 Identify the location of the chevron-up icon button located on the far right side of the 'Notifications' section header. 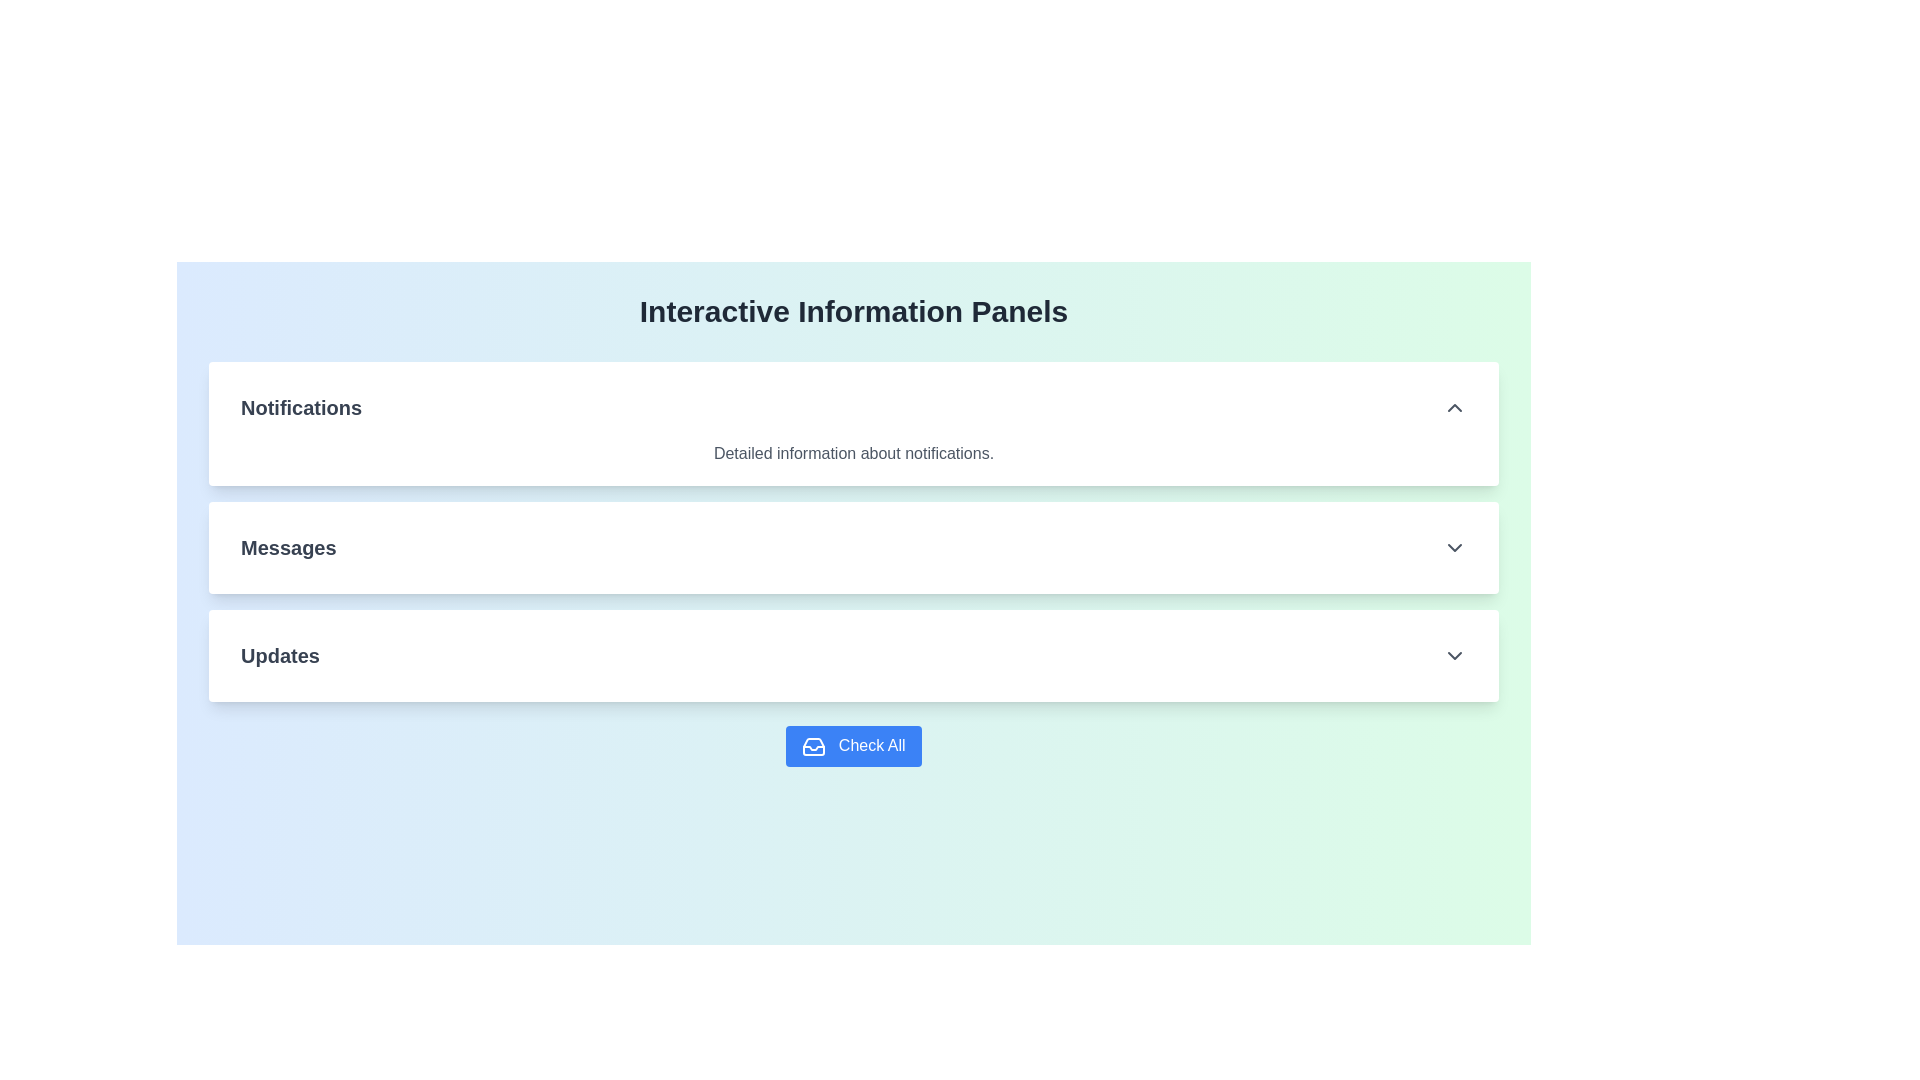
(1454, 407).